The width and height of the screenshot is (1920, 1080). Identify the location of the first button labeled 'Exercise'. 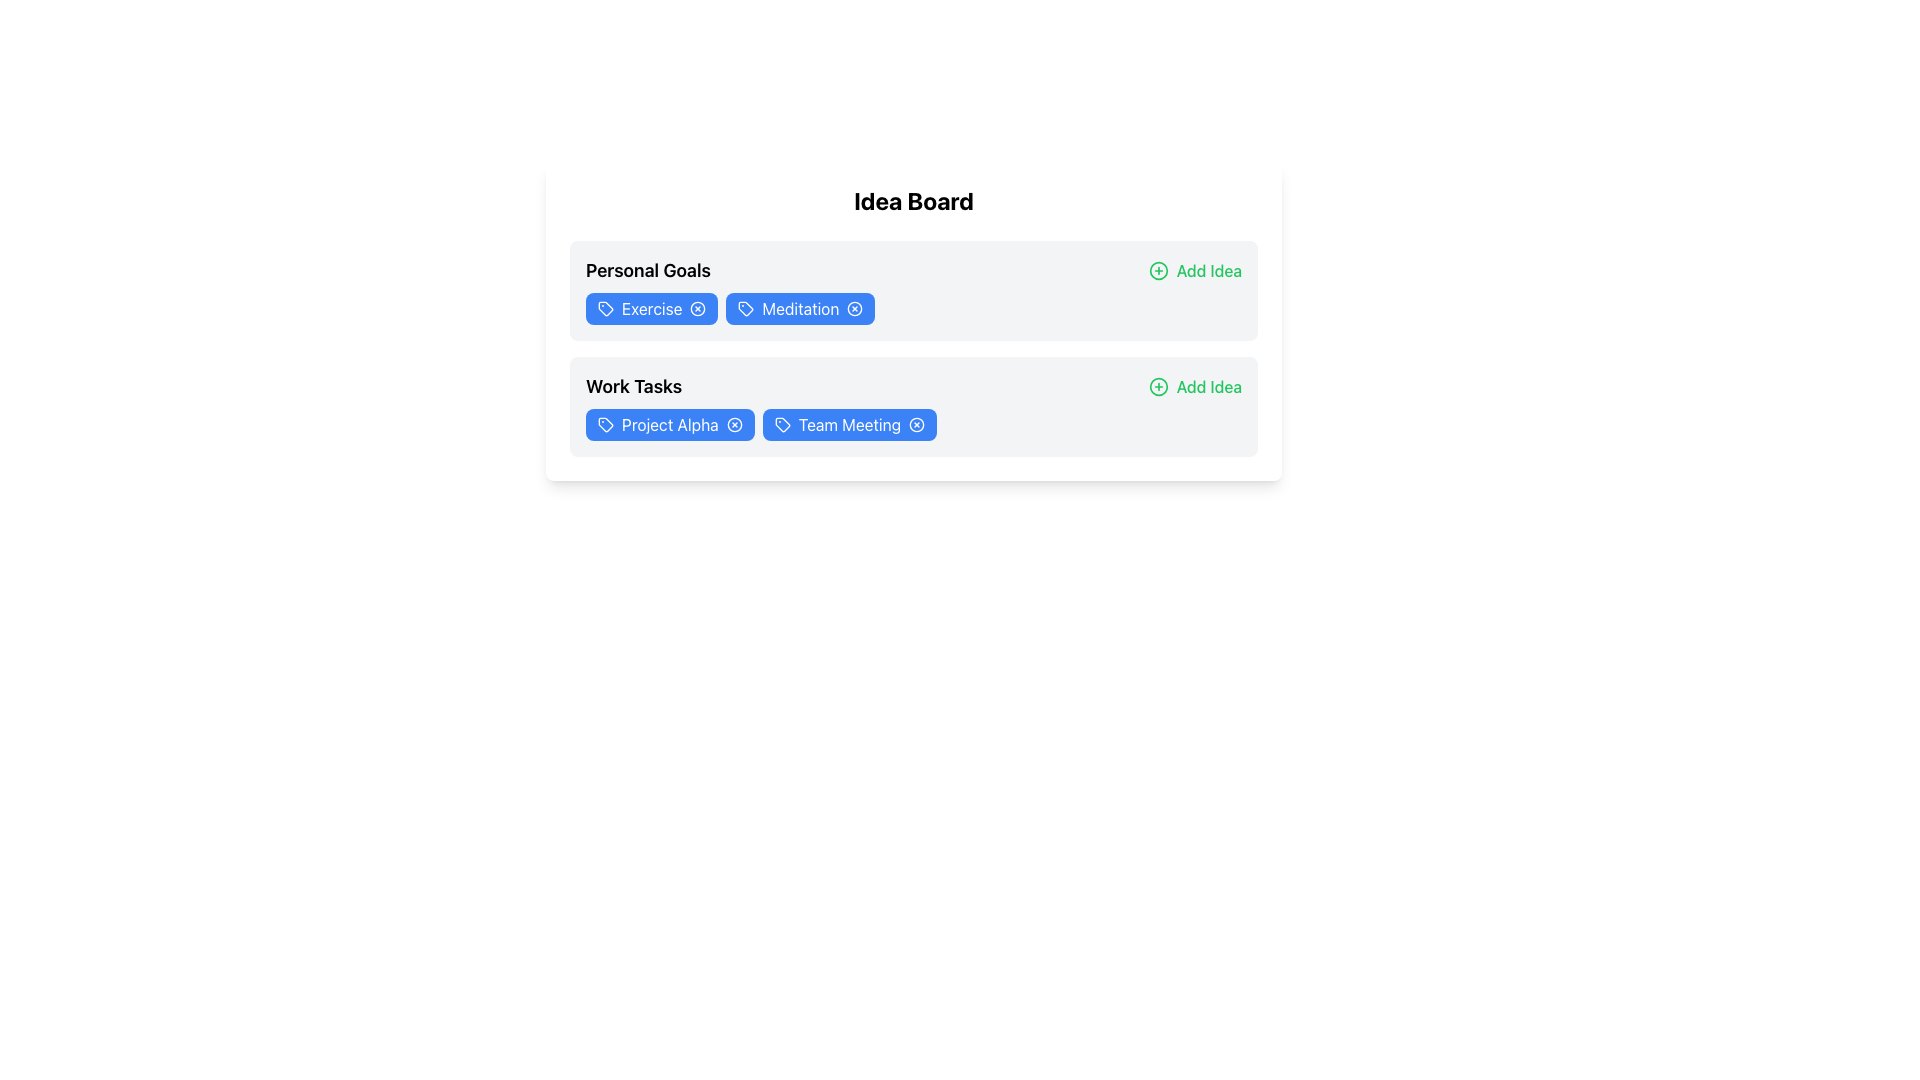
(652, 308).